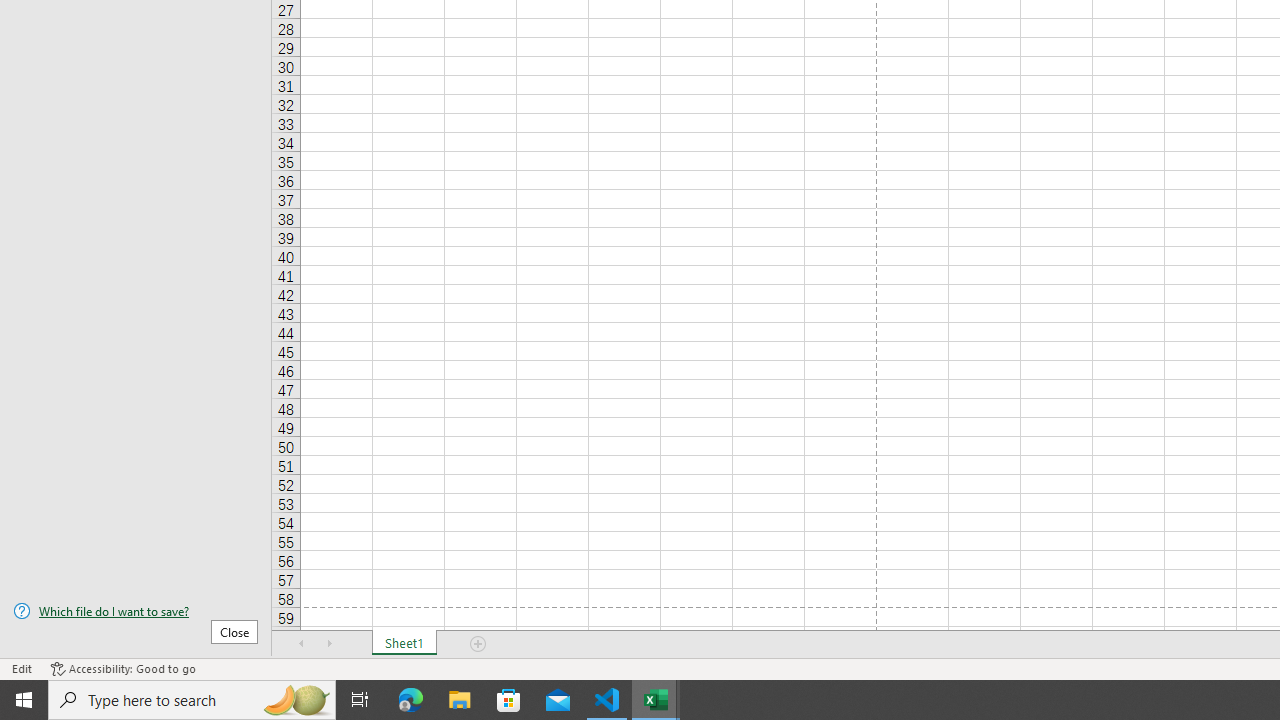 The width and height of the screenshot is (1280, 720). I want to click on 'Close', so click(234, 631).